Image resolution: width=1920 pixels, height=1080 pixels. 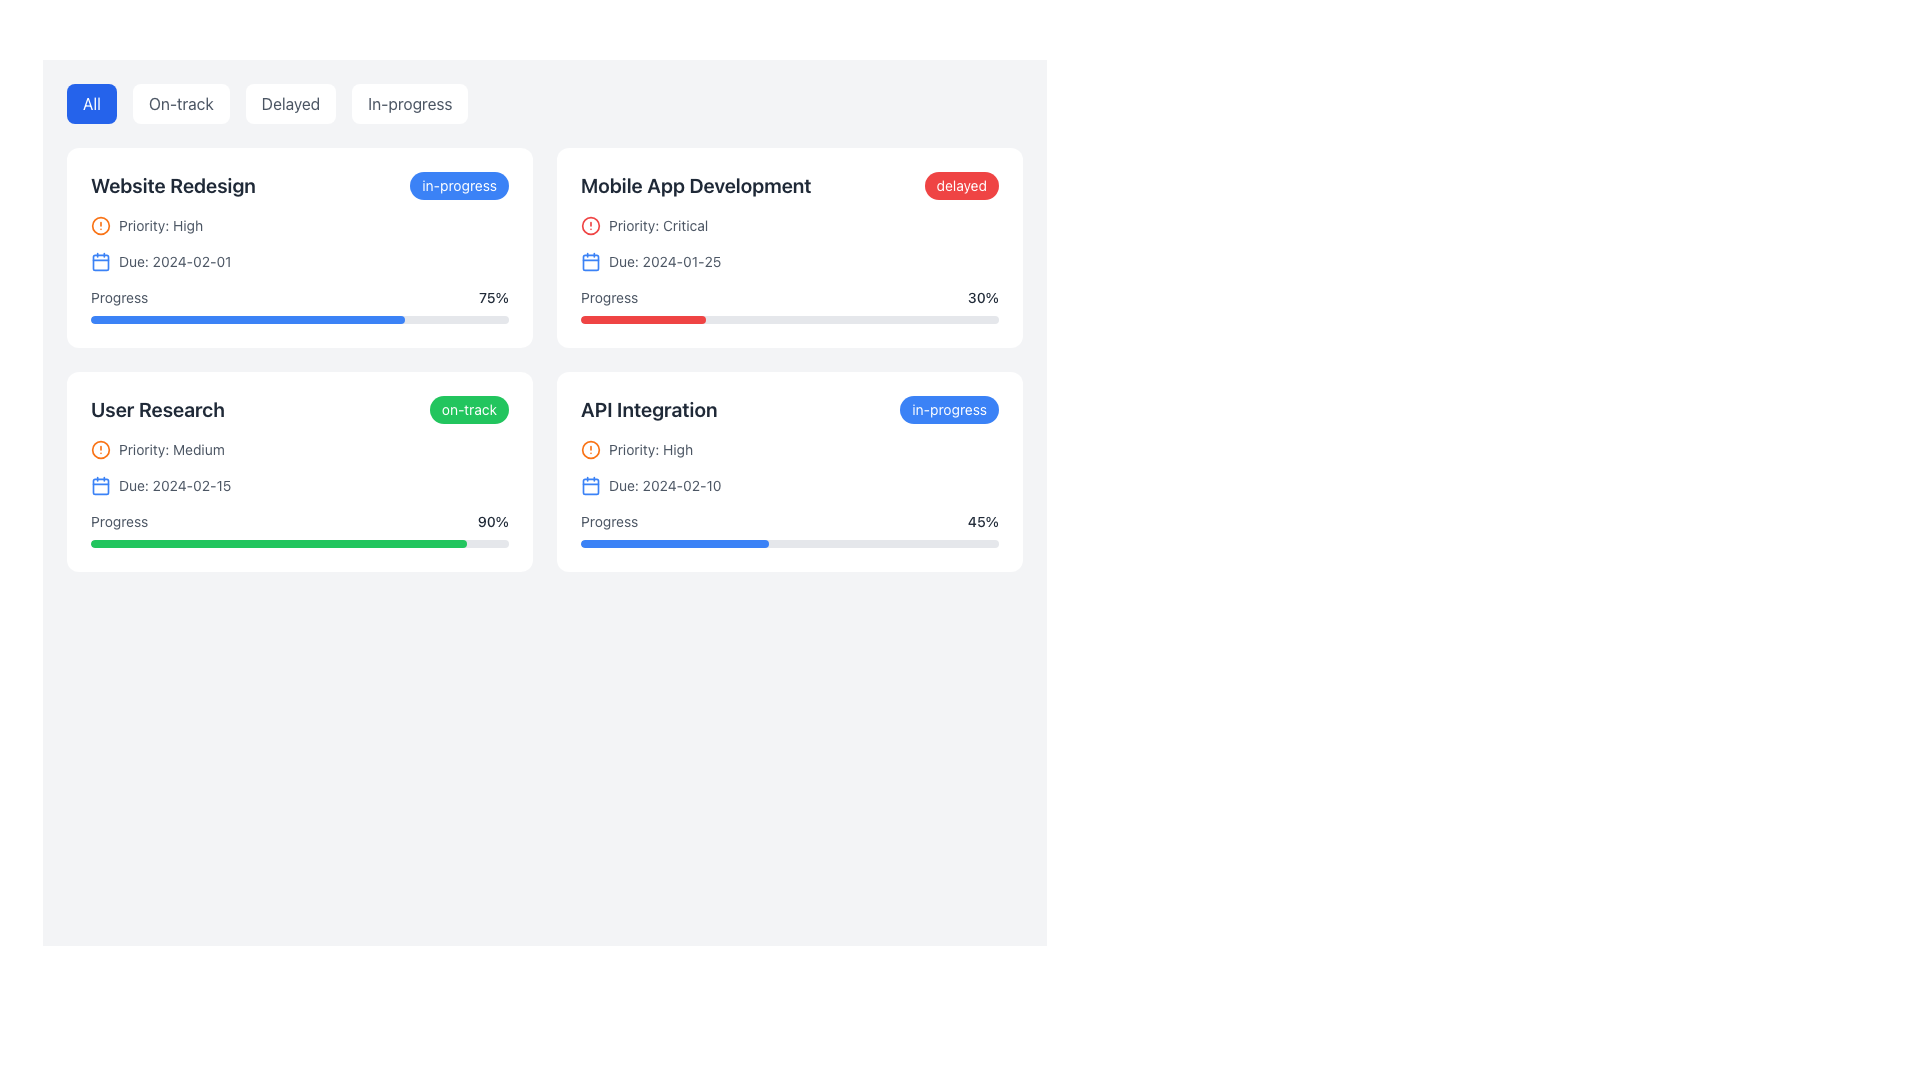 I want to click on the Progress bar segment within the 'User Research' task card, which represents approximately 90% completion, so click(x=278, y=543).